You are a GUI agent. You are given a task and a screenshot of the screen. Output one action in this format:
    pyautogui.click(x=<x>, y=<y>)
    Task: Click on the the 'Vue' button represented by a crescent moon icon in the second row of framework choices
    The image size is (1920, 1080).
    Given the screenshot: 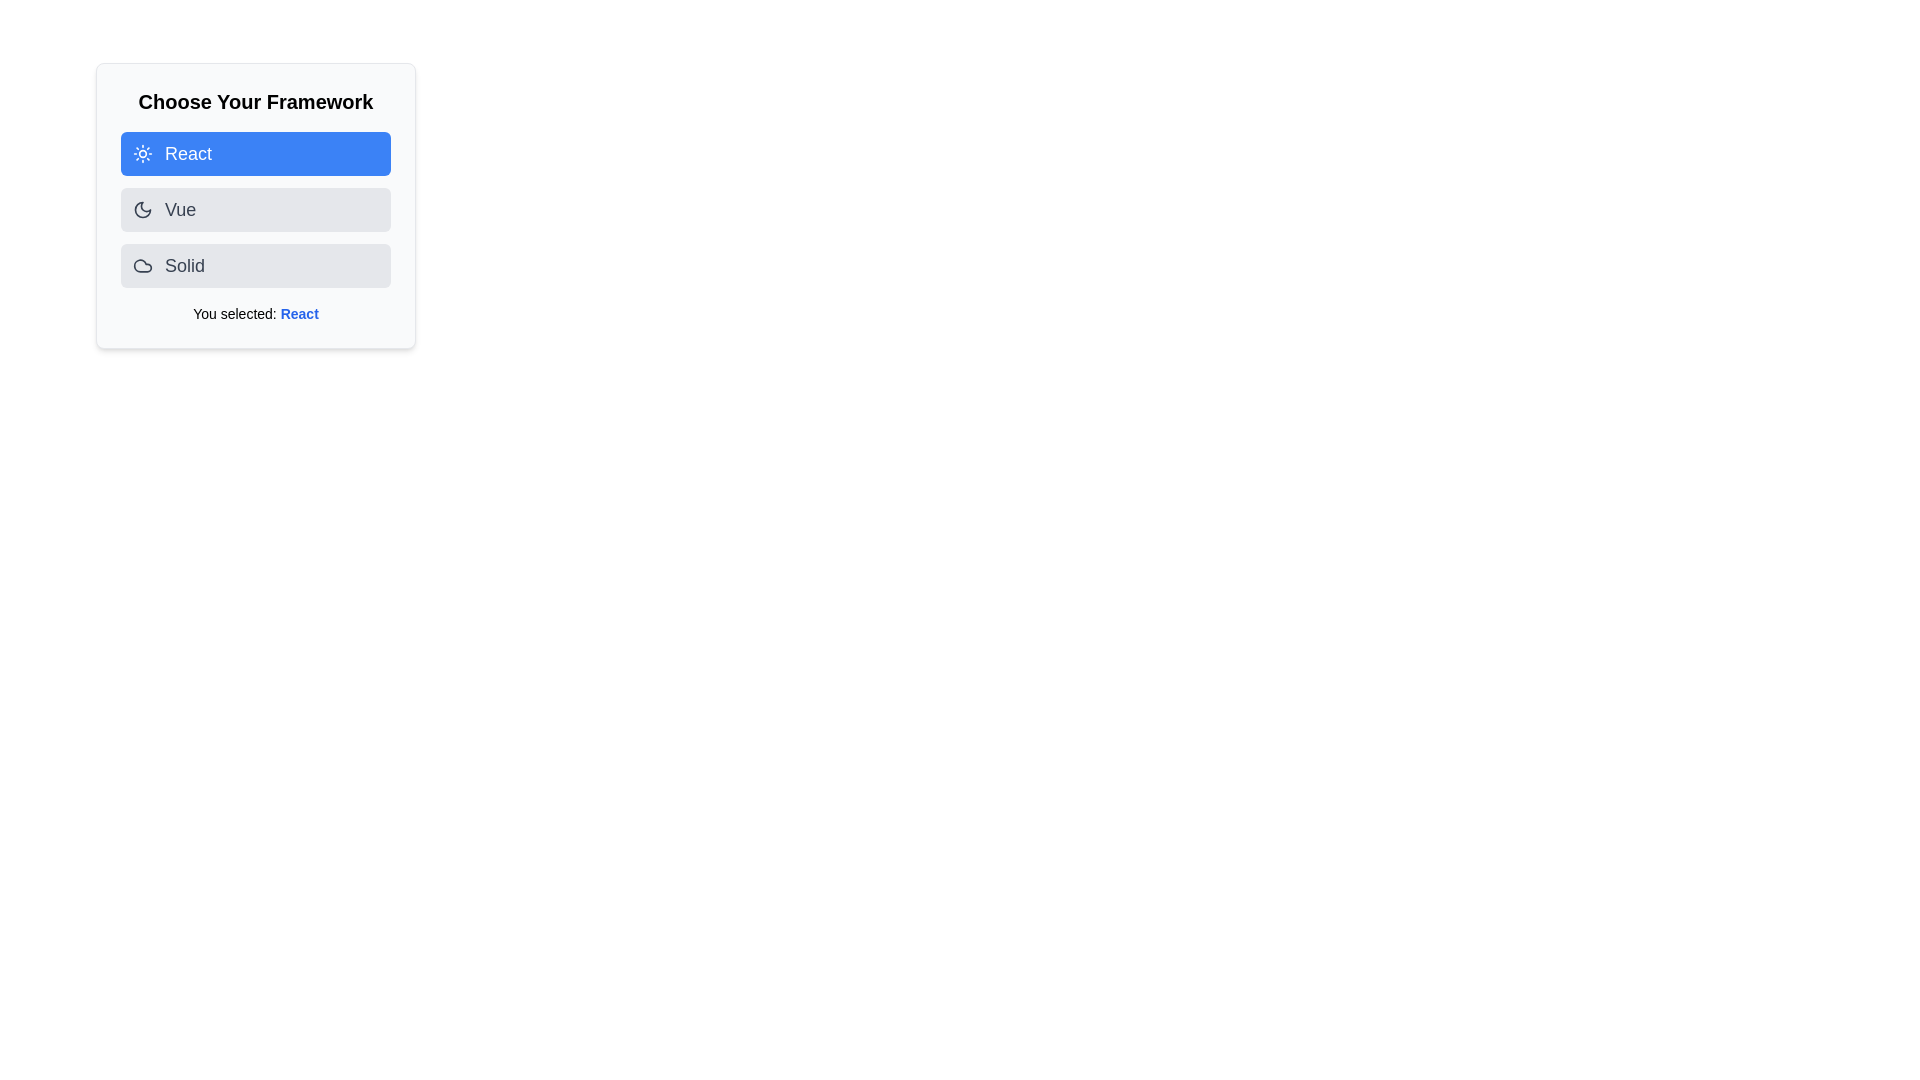 What is the action you would take?
    pyautogui.click(x=142, y=209)
    